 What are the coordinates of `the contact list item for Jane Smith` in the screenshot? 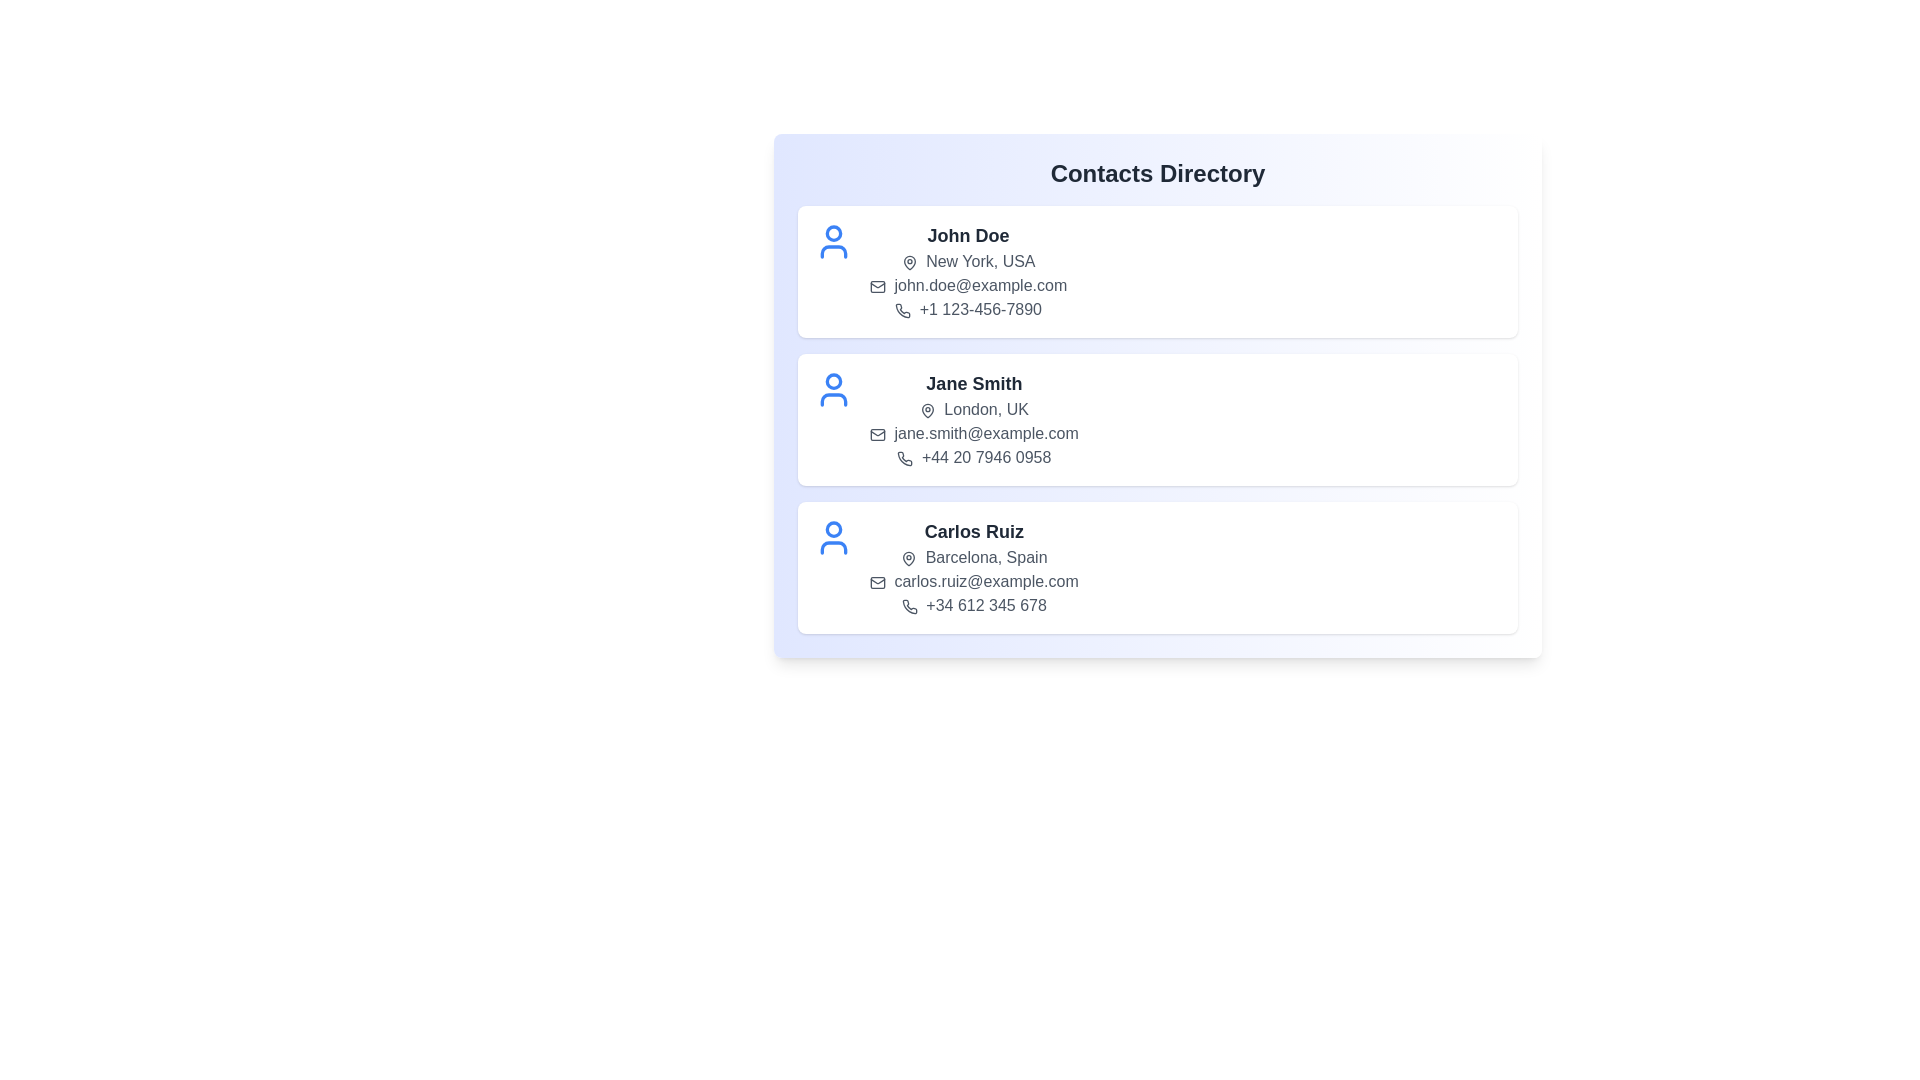 It's located at (1157, 419).